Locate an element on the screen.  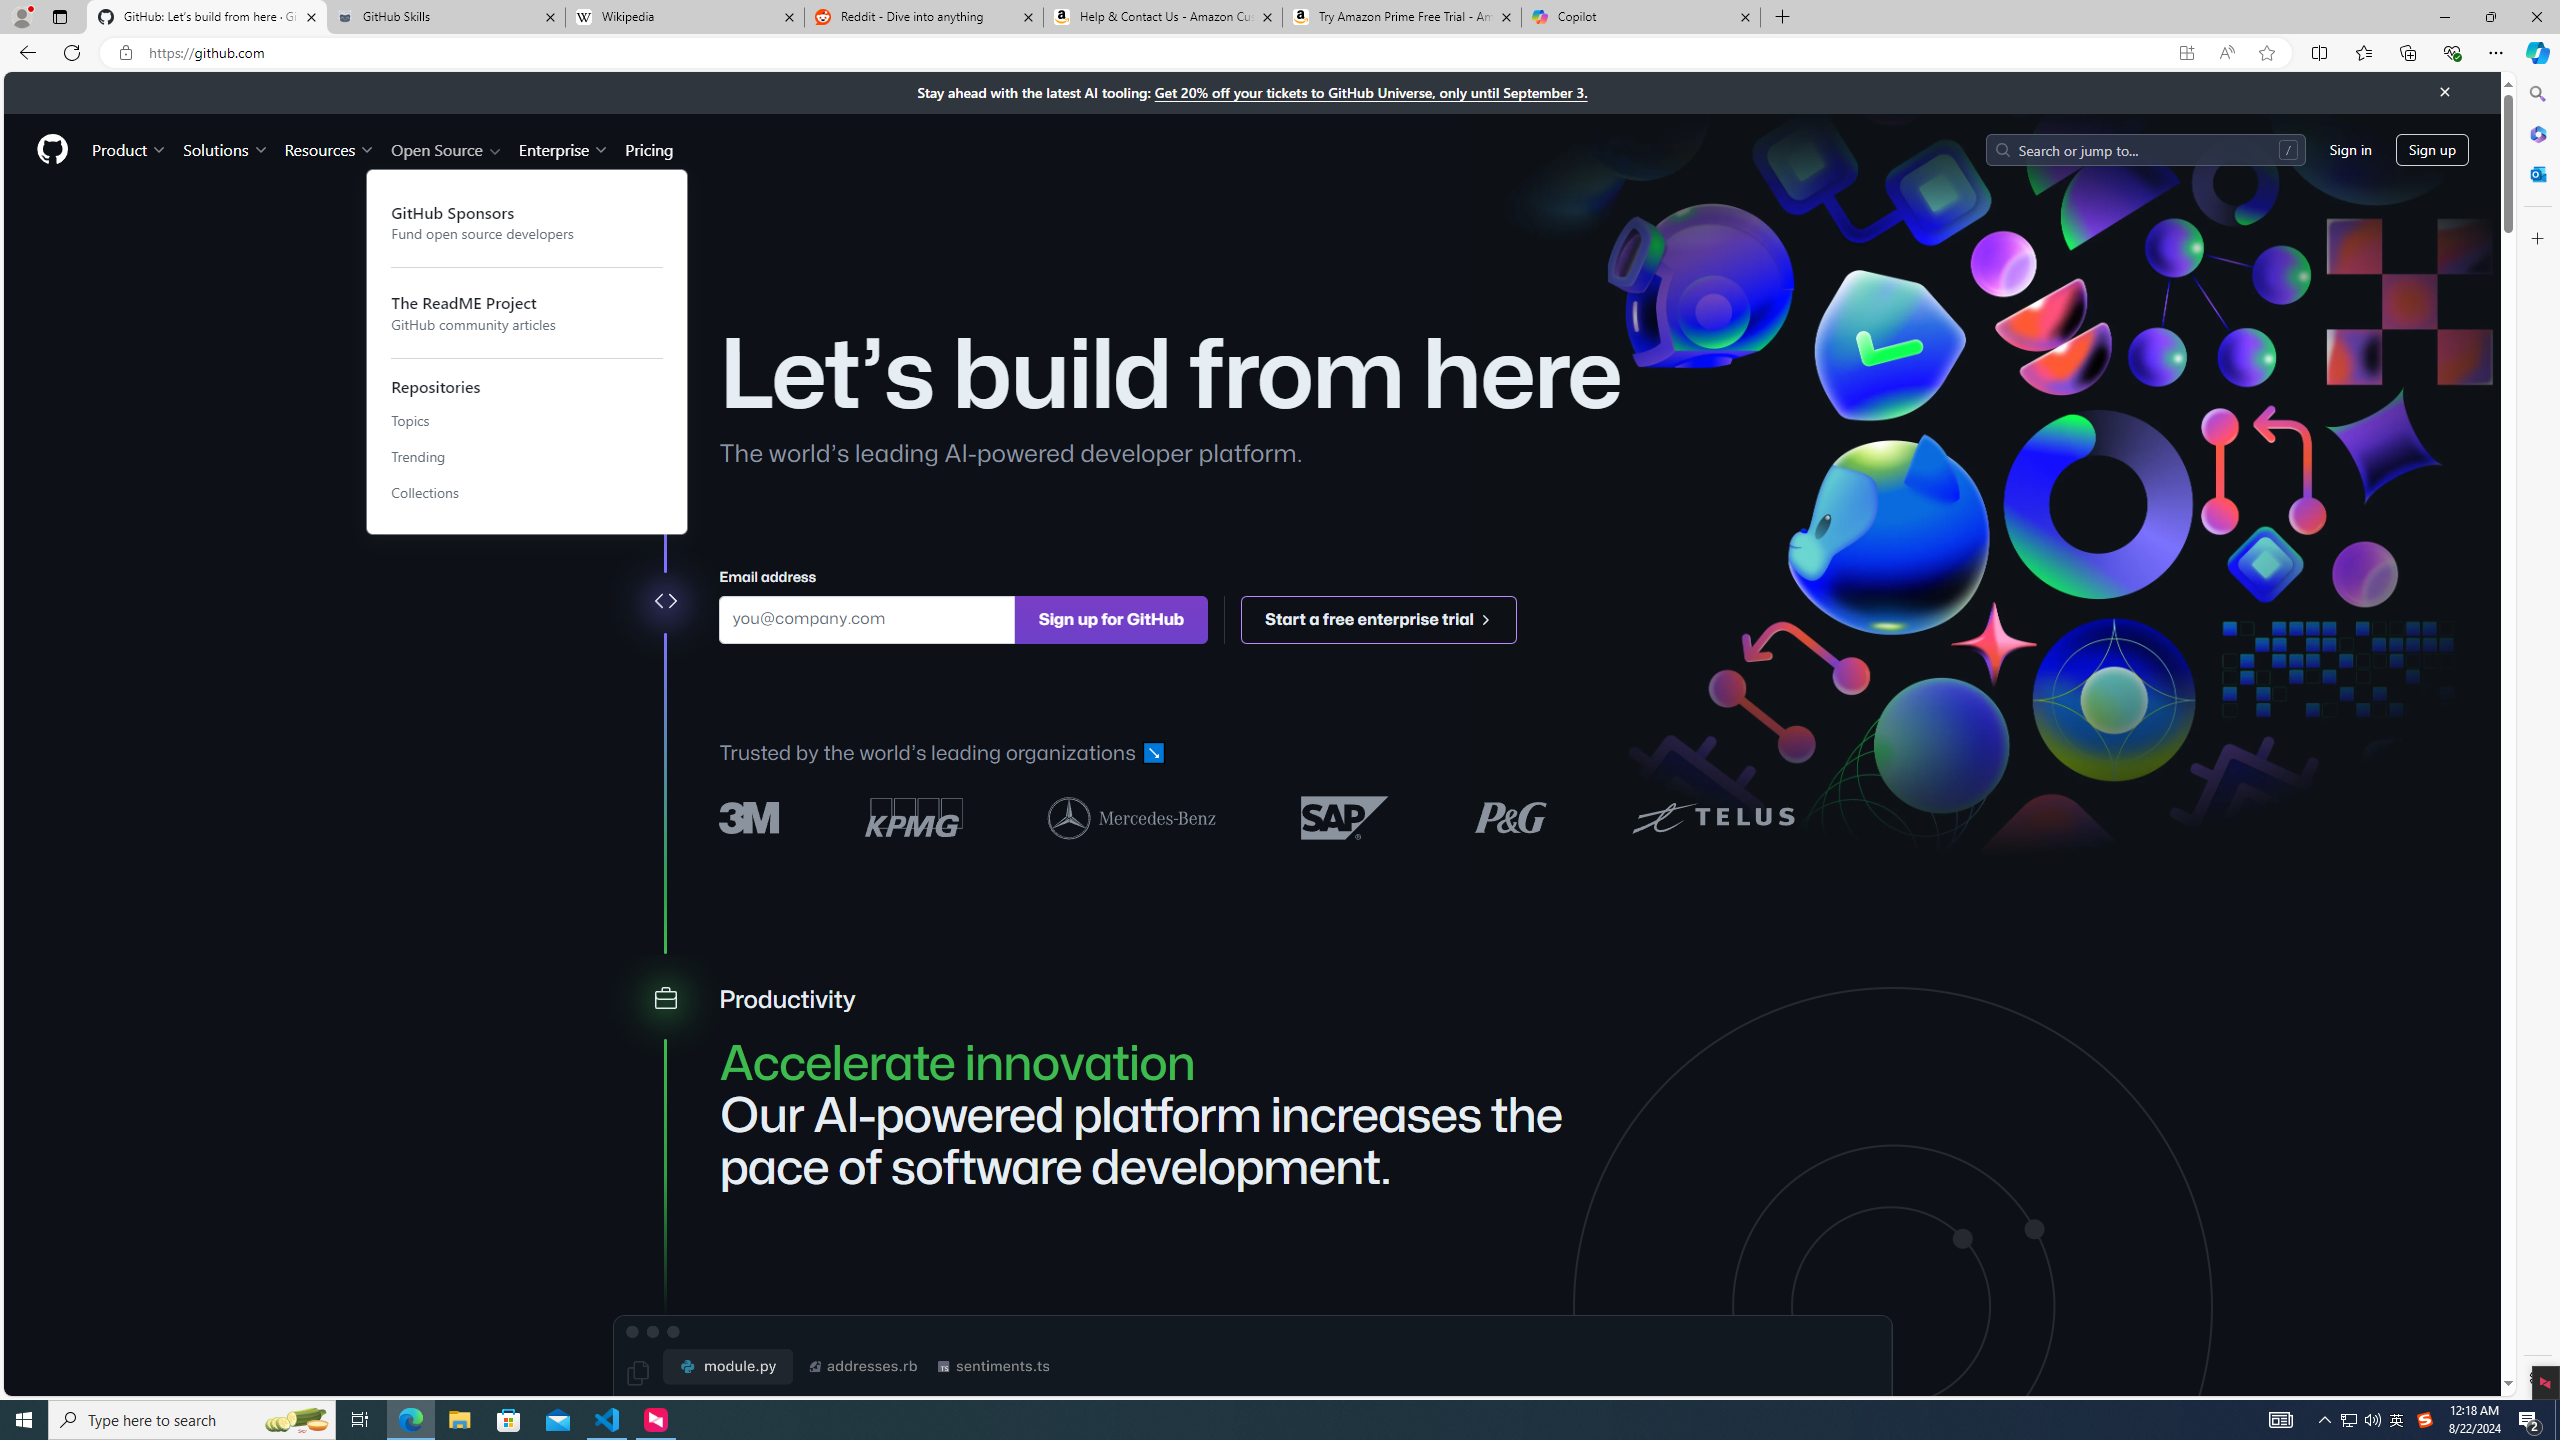
'Copilot' is located at coordinates (1639, 16).